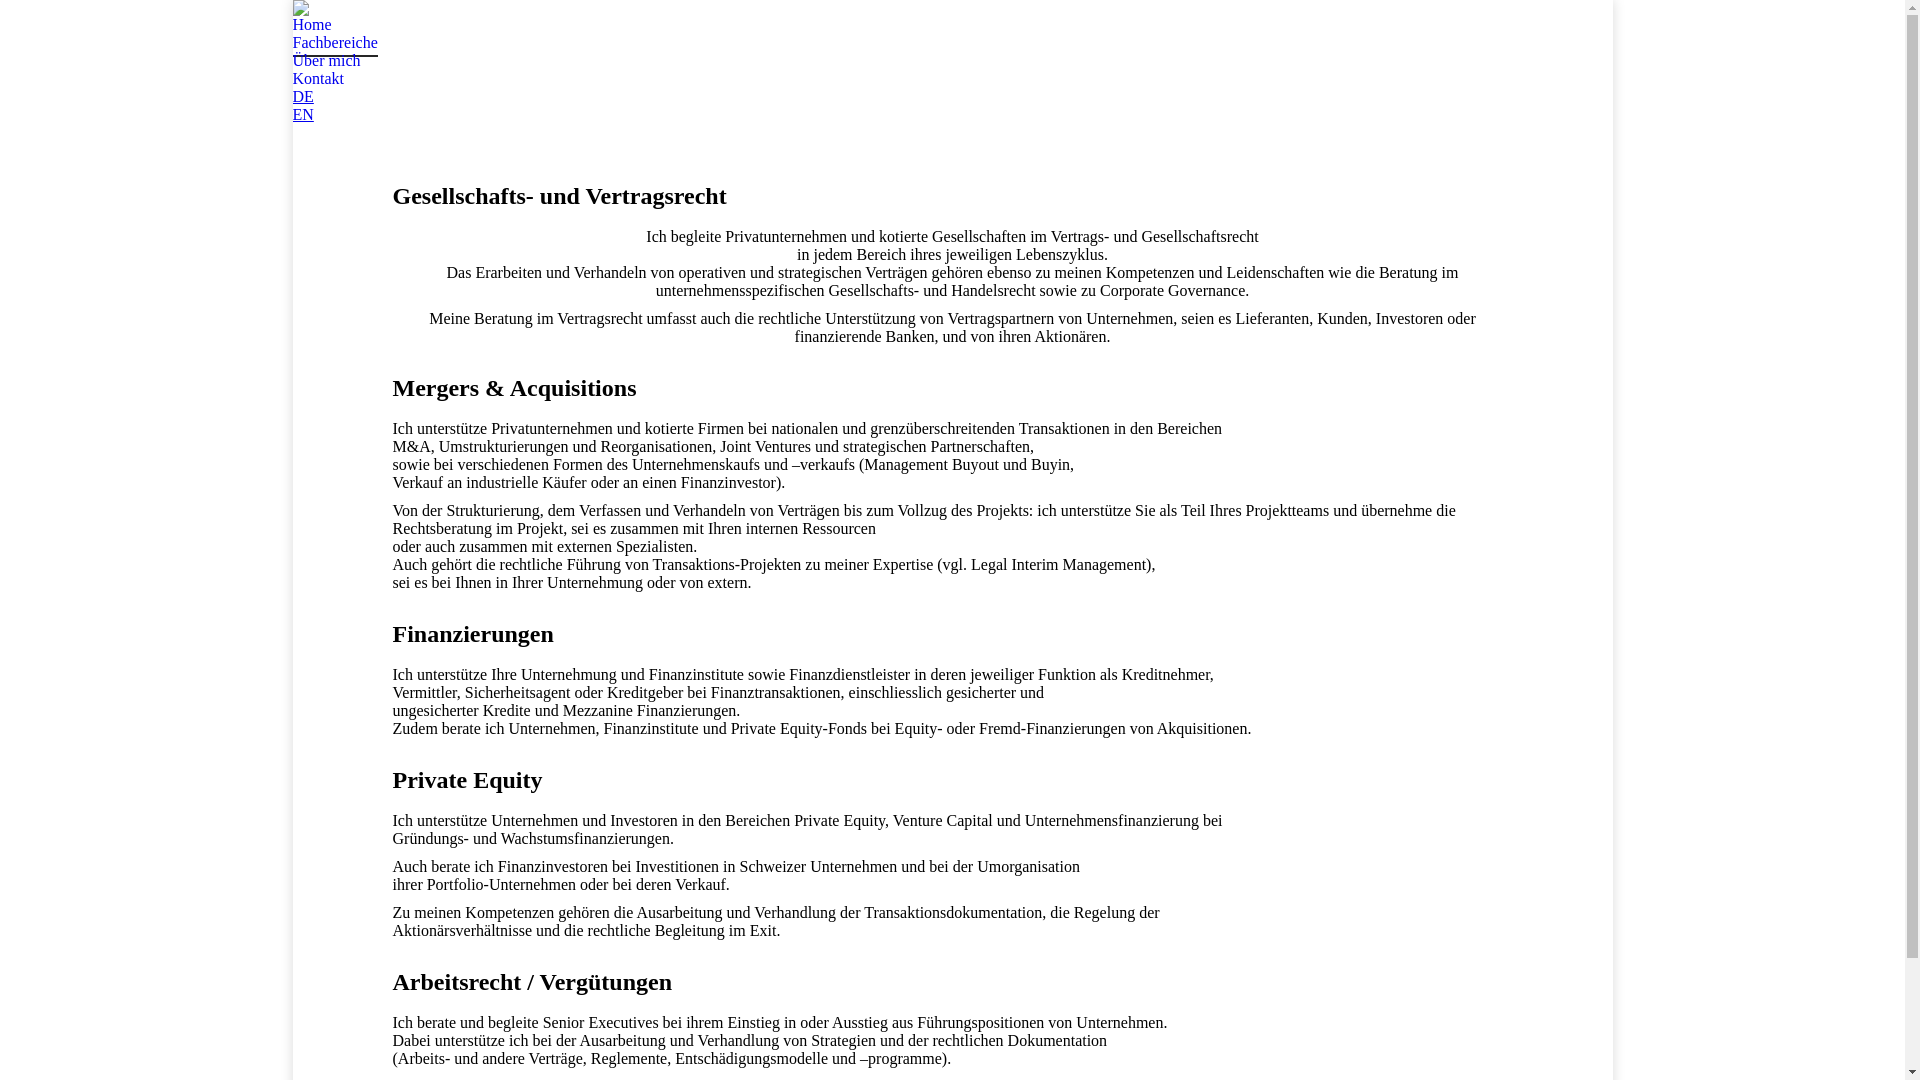 This screenshot has width=1920, height=1080. What do you see at coordinates (301, 114) in the screenshot?
I see `'EN'` at bounding box center [301, 114].